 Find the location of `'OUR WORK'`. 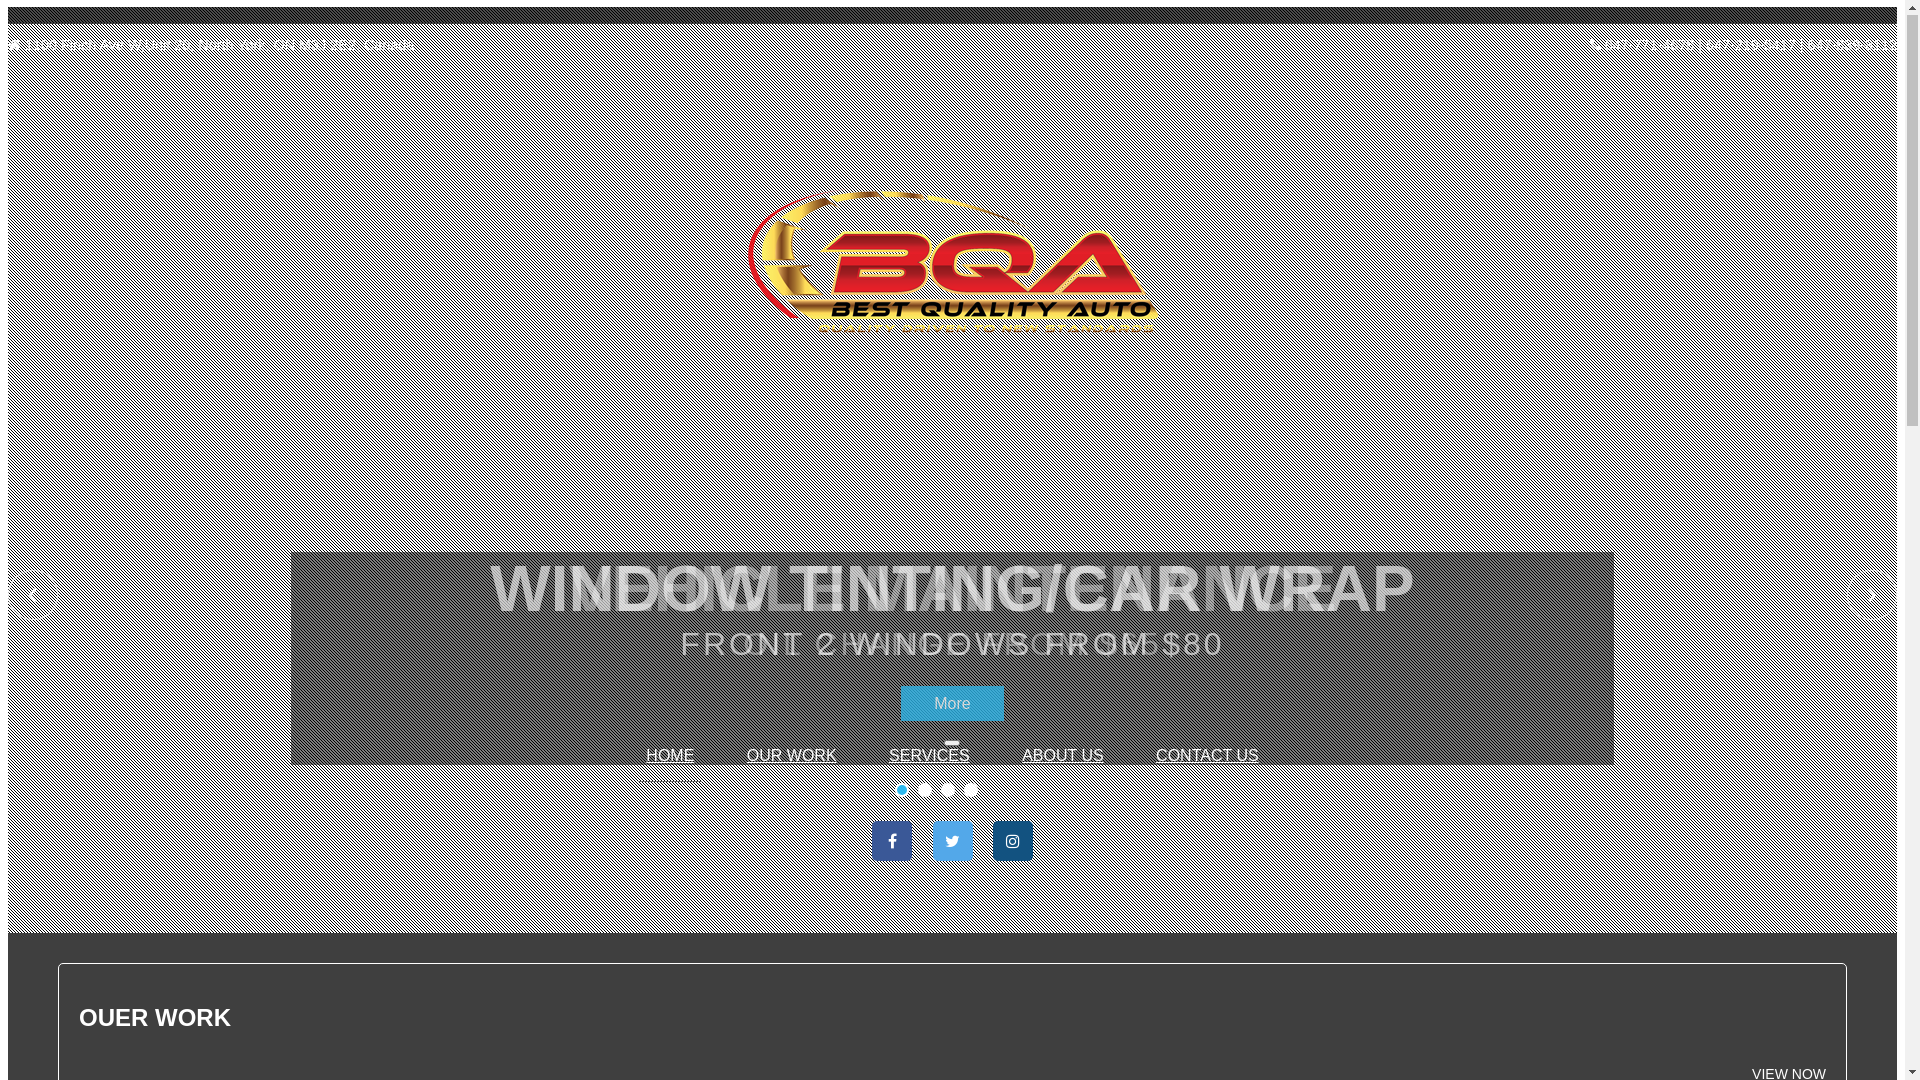

'OUR WORK' is located at coordinates (791, 756).